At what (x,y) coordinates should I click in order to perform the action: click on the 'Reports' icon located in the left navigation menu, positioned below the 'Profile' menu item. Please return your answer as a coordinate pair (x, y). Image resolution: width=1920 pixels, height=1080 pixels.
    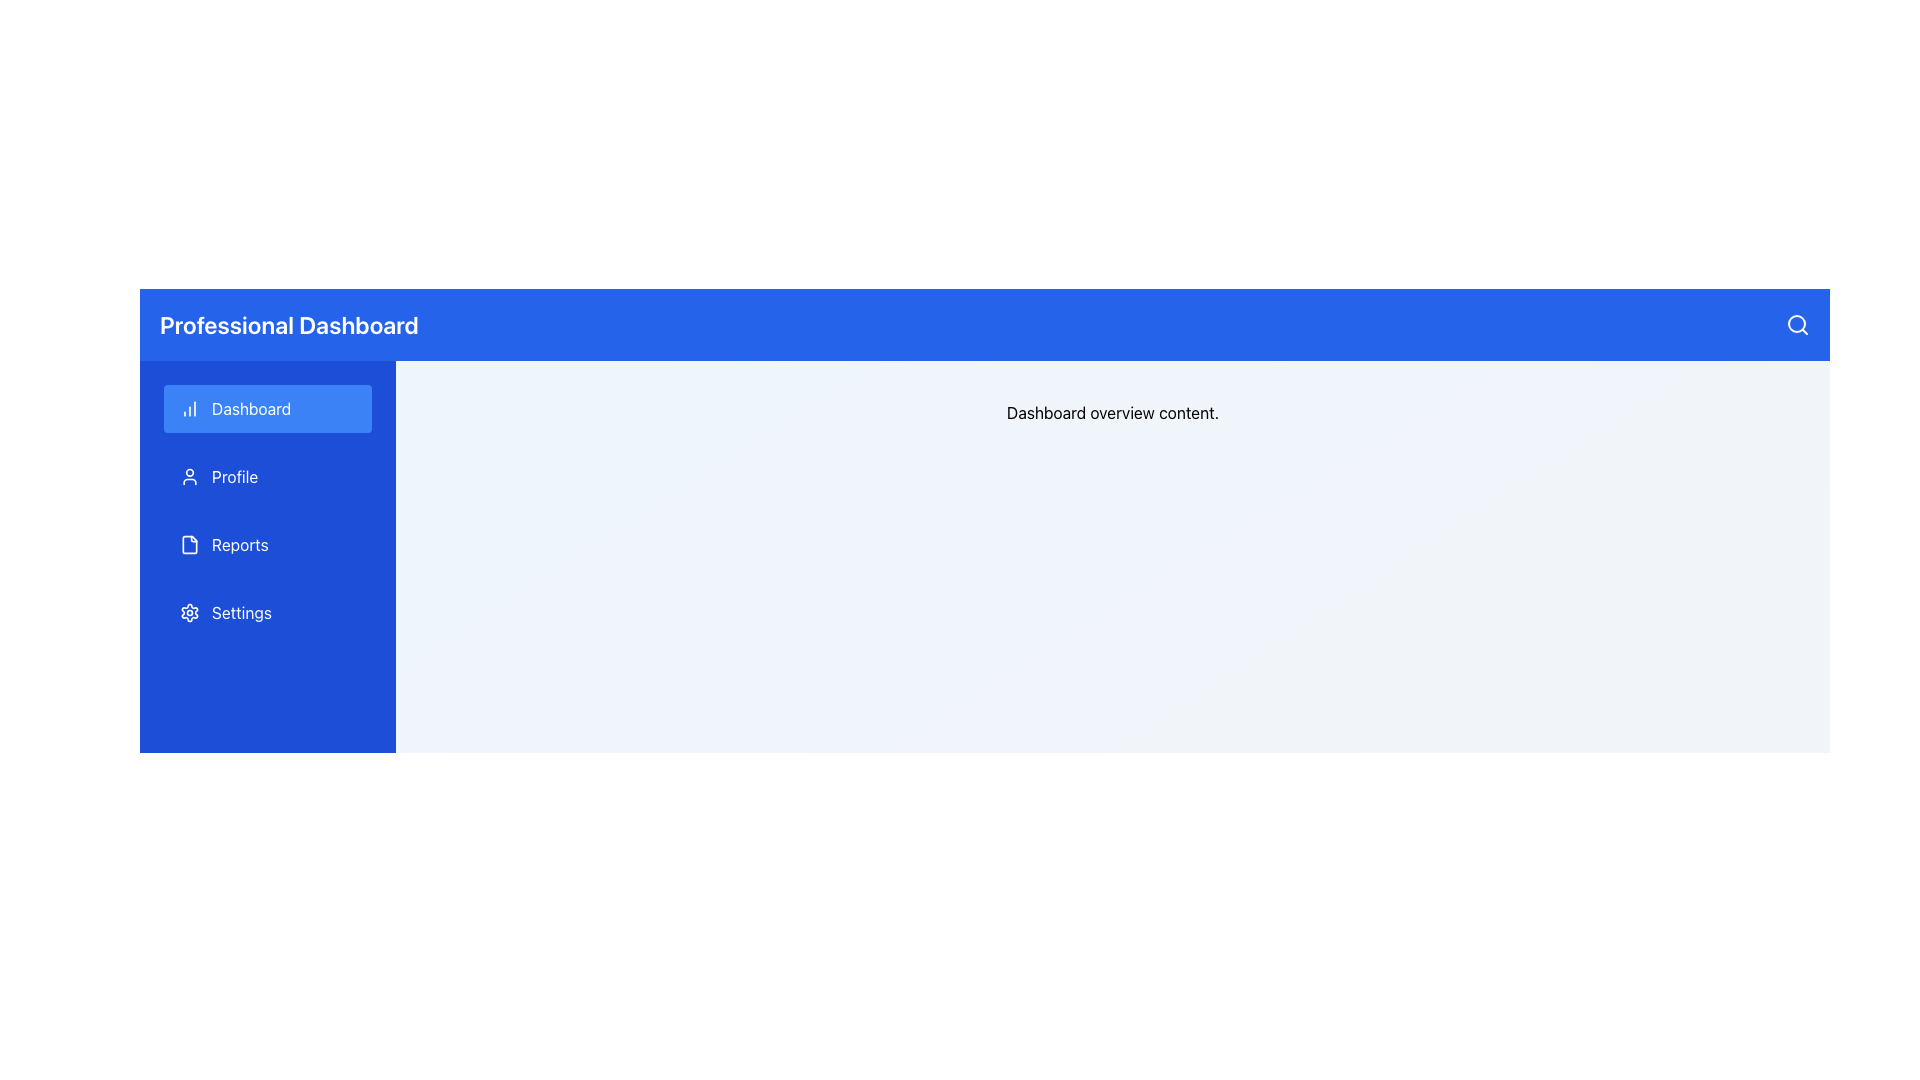
    Looking at the image, I should click on (190, 544).